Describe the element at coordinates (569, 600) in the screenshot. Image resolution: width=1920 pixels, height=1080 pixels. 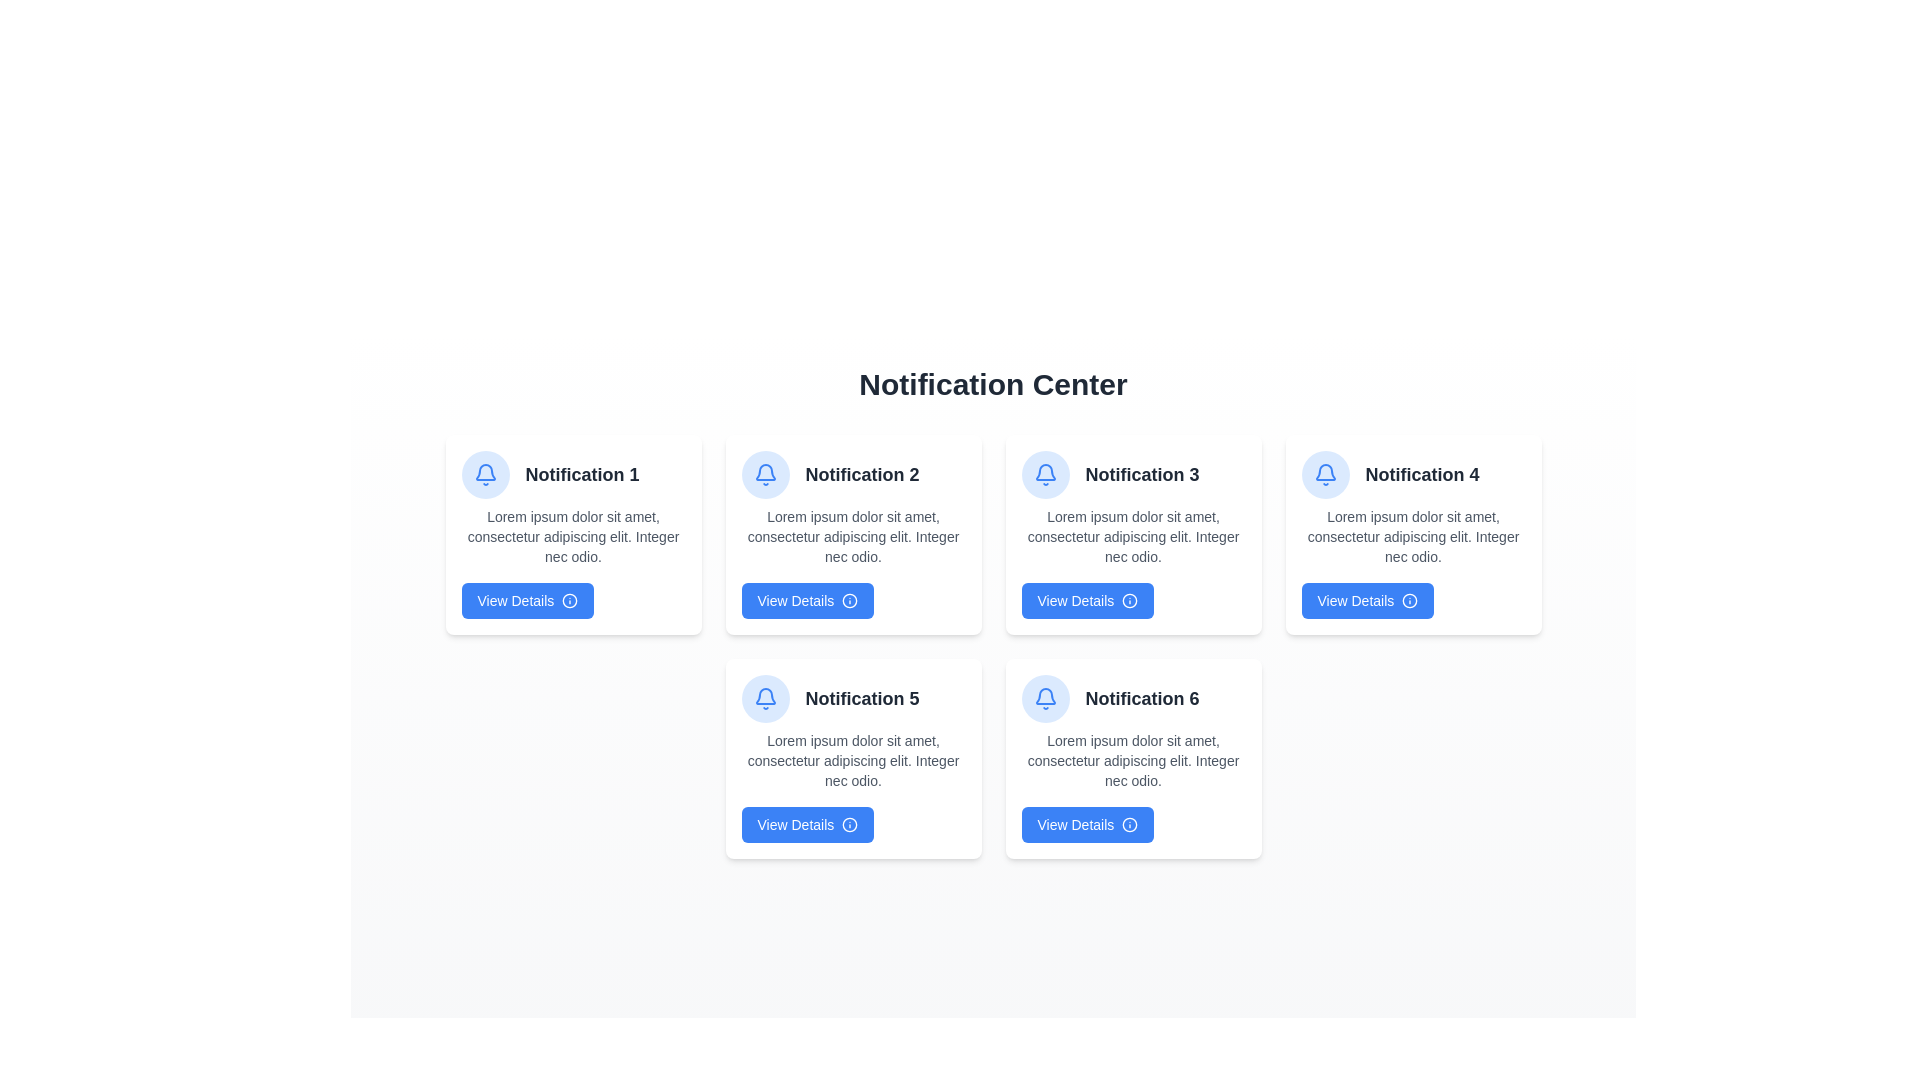
I see `the SVG circle element located within the 'Notification 1' card's blue circle icon, which is defined by an outline and has no fill color` at that location.